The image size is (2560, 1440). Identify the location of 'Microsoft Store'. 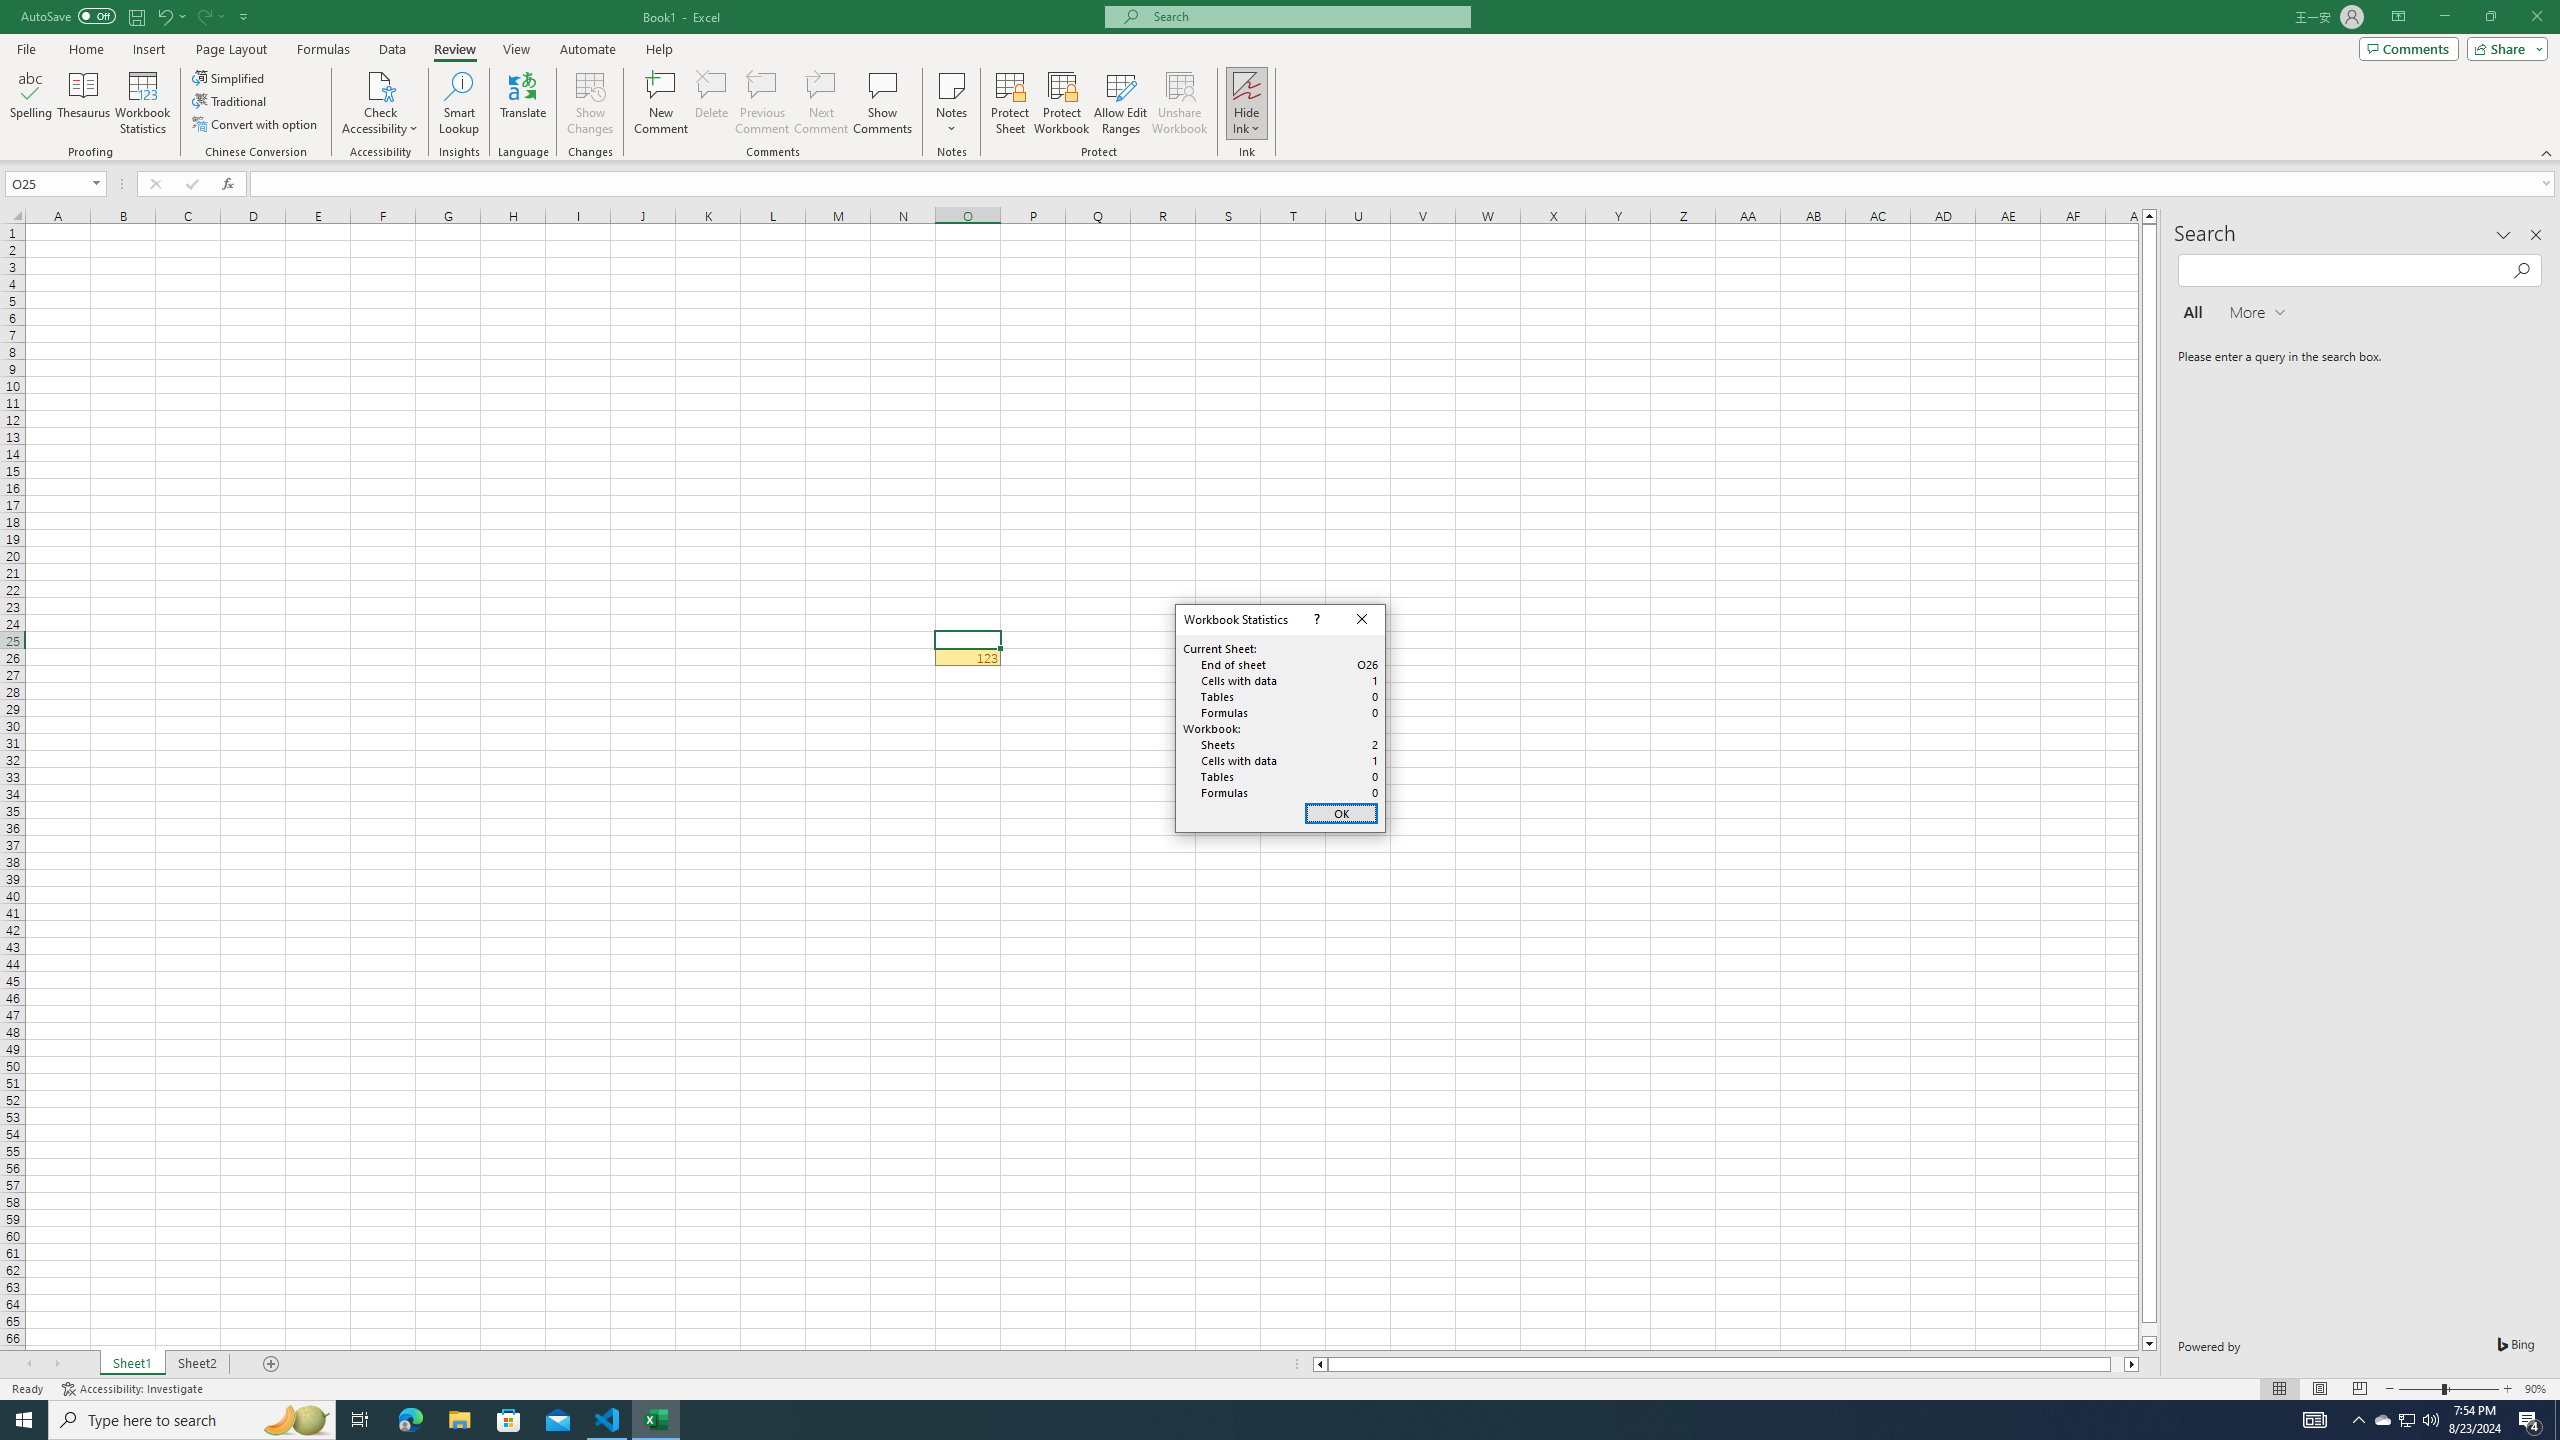
(509, 1418).